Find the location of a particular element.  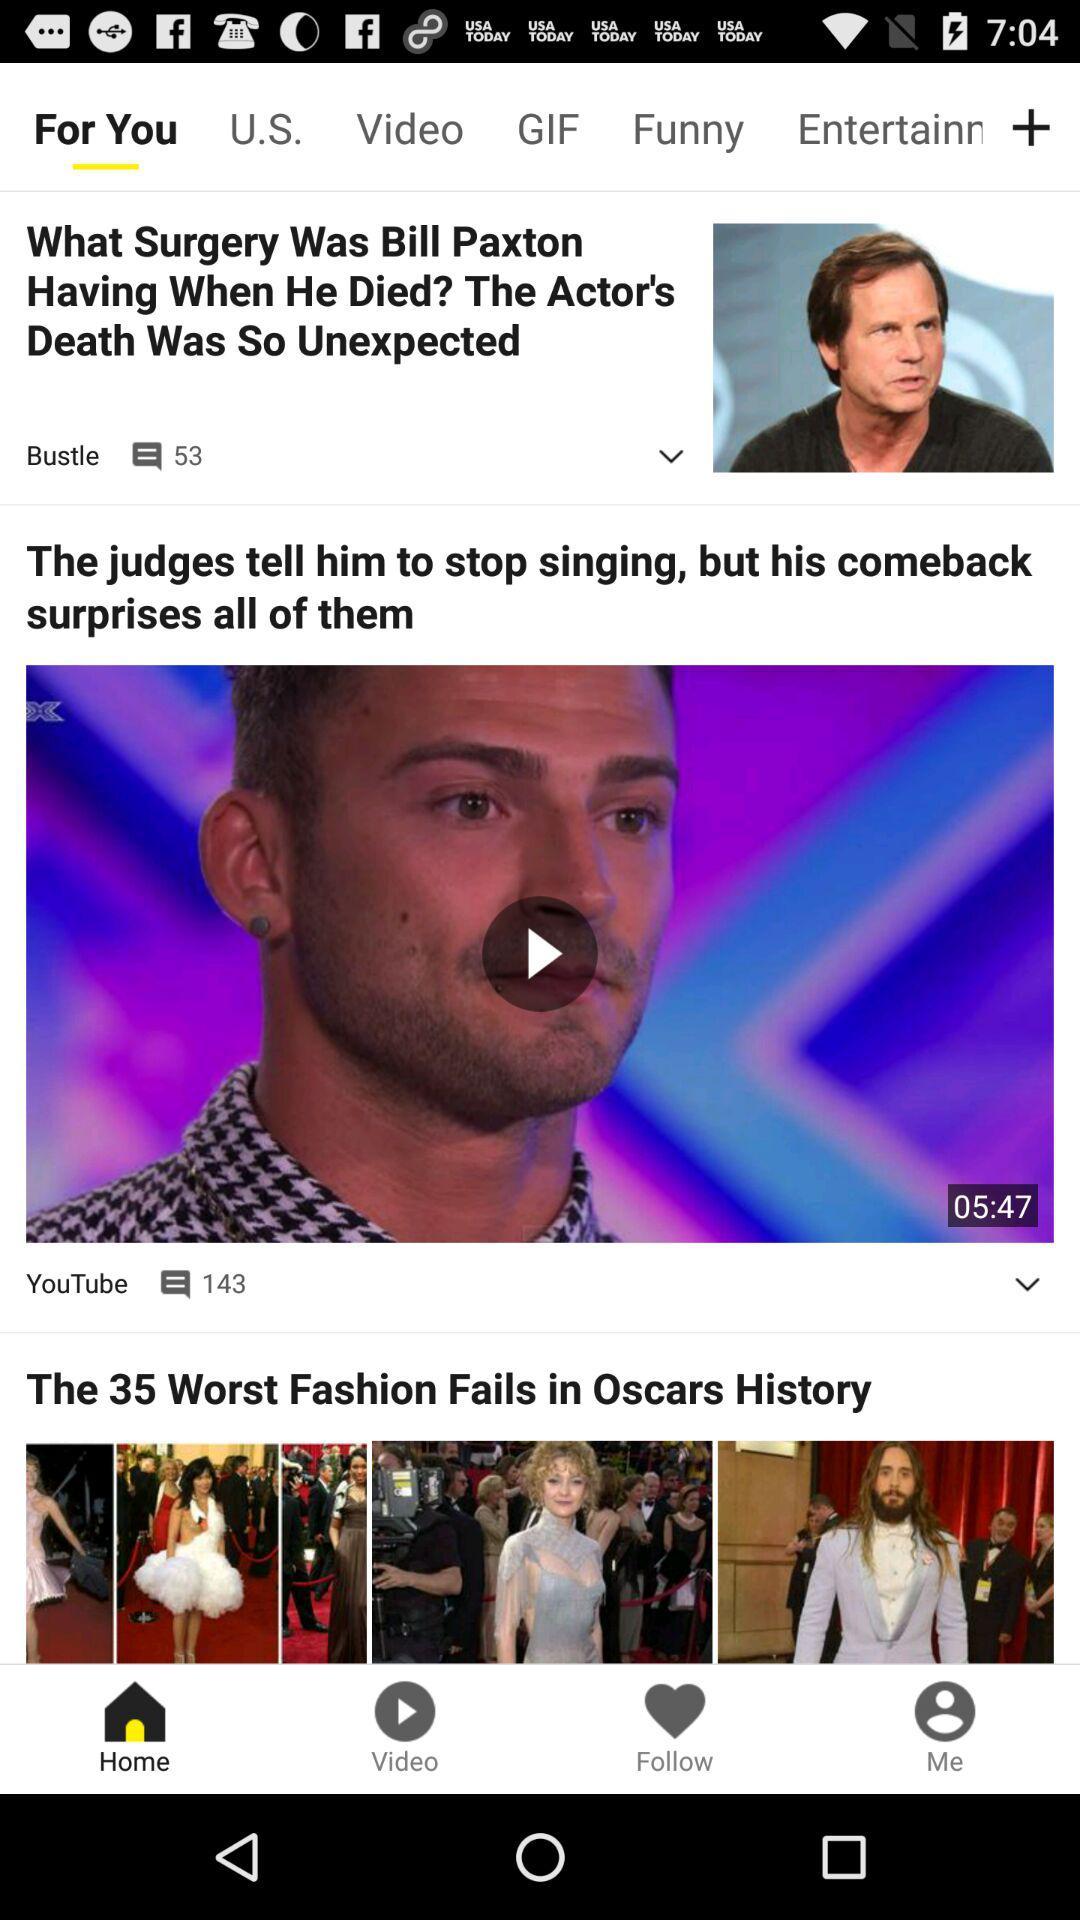

tab is located at coordinates (1035, 126).